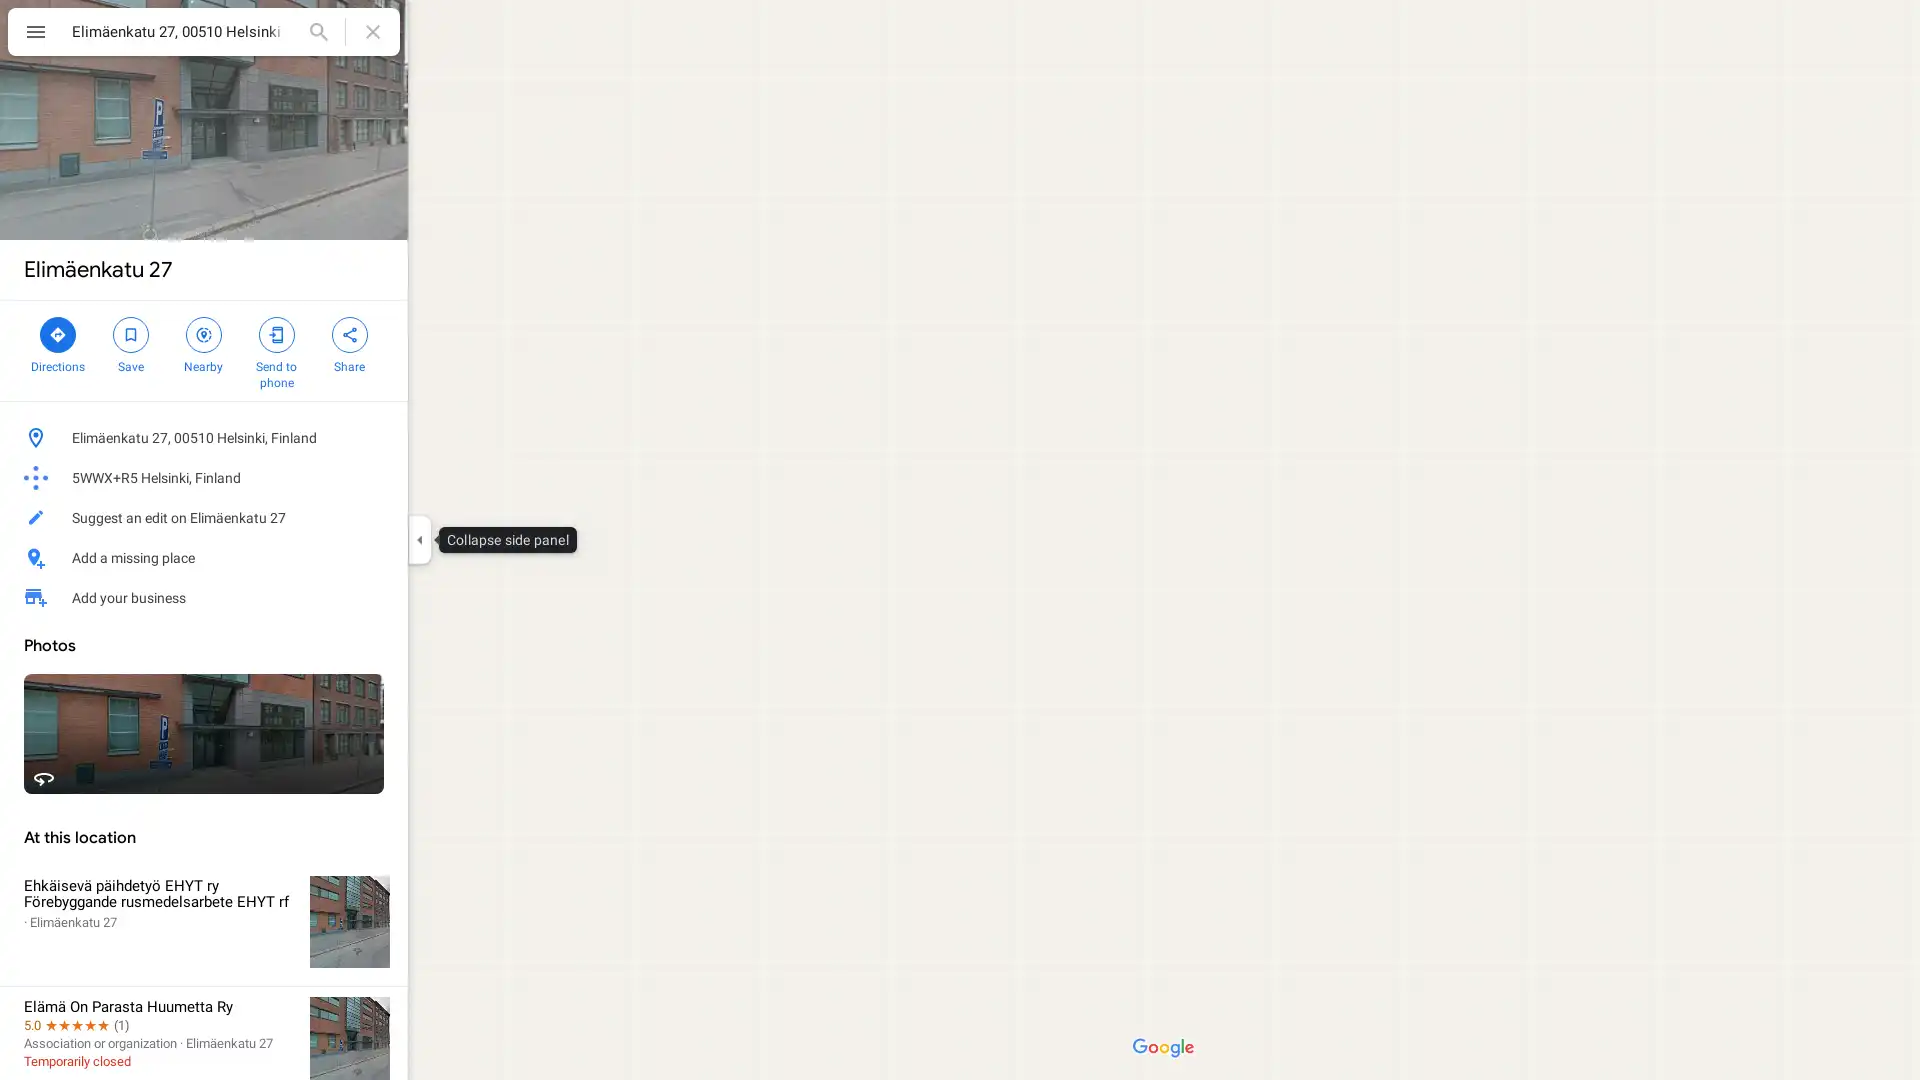 The image size is (1920, 1080). What do you see at coordinates (275, 350) in the screenshot?
I see `Send Elimaenkatu 27 to your phone` at bounding box center [275, 350].